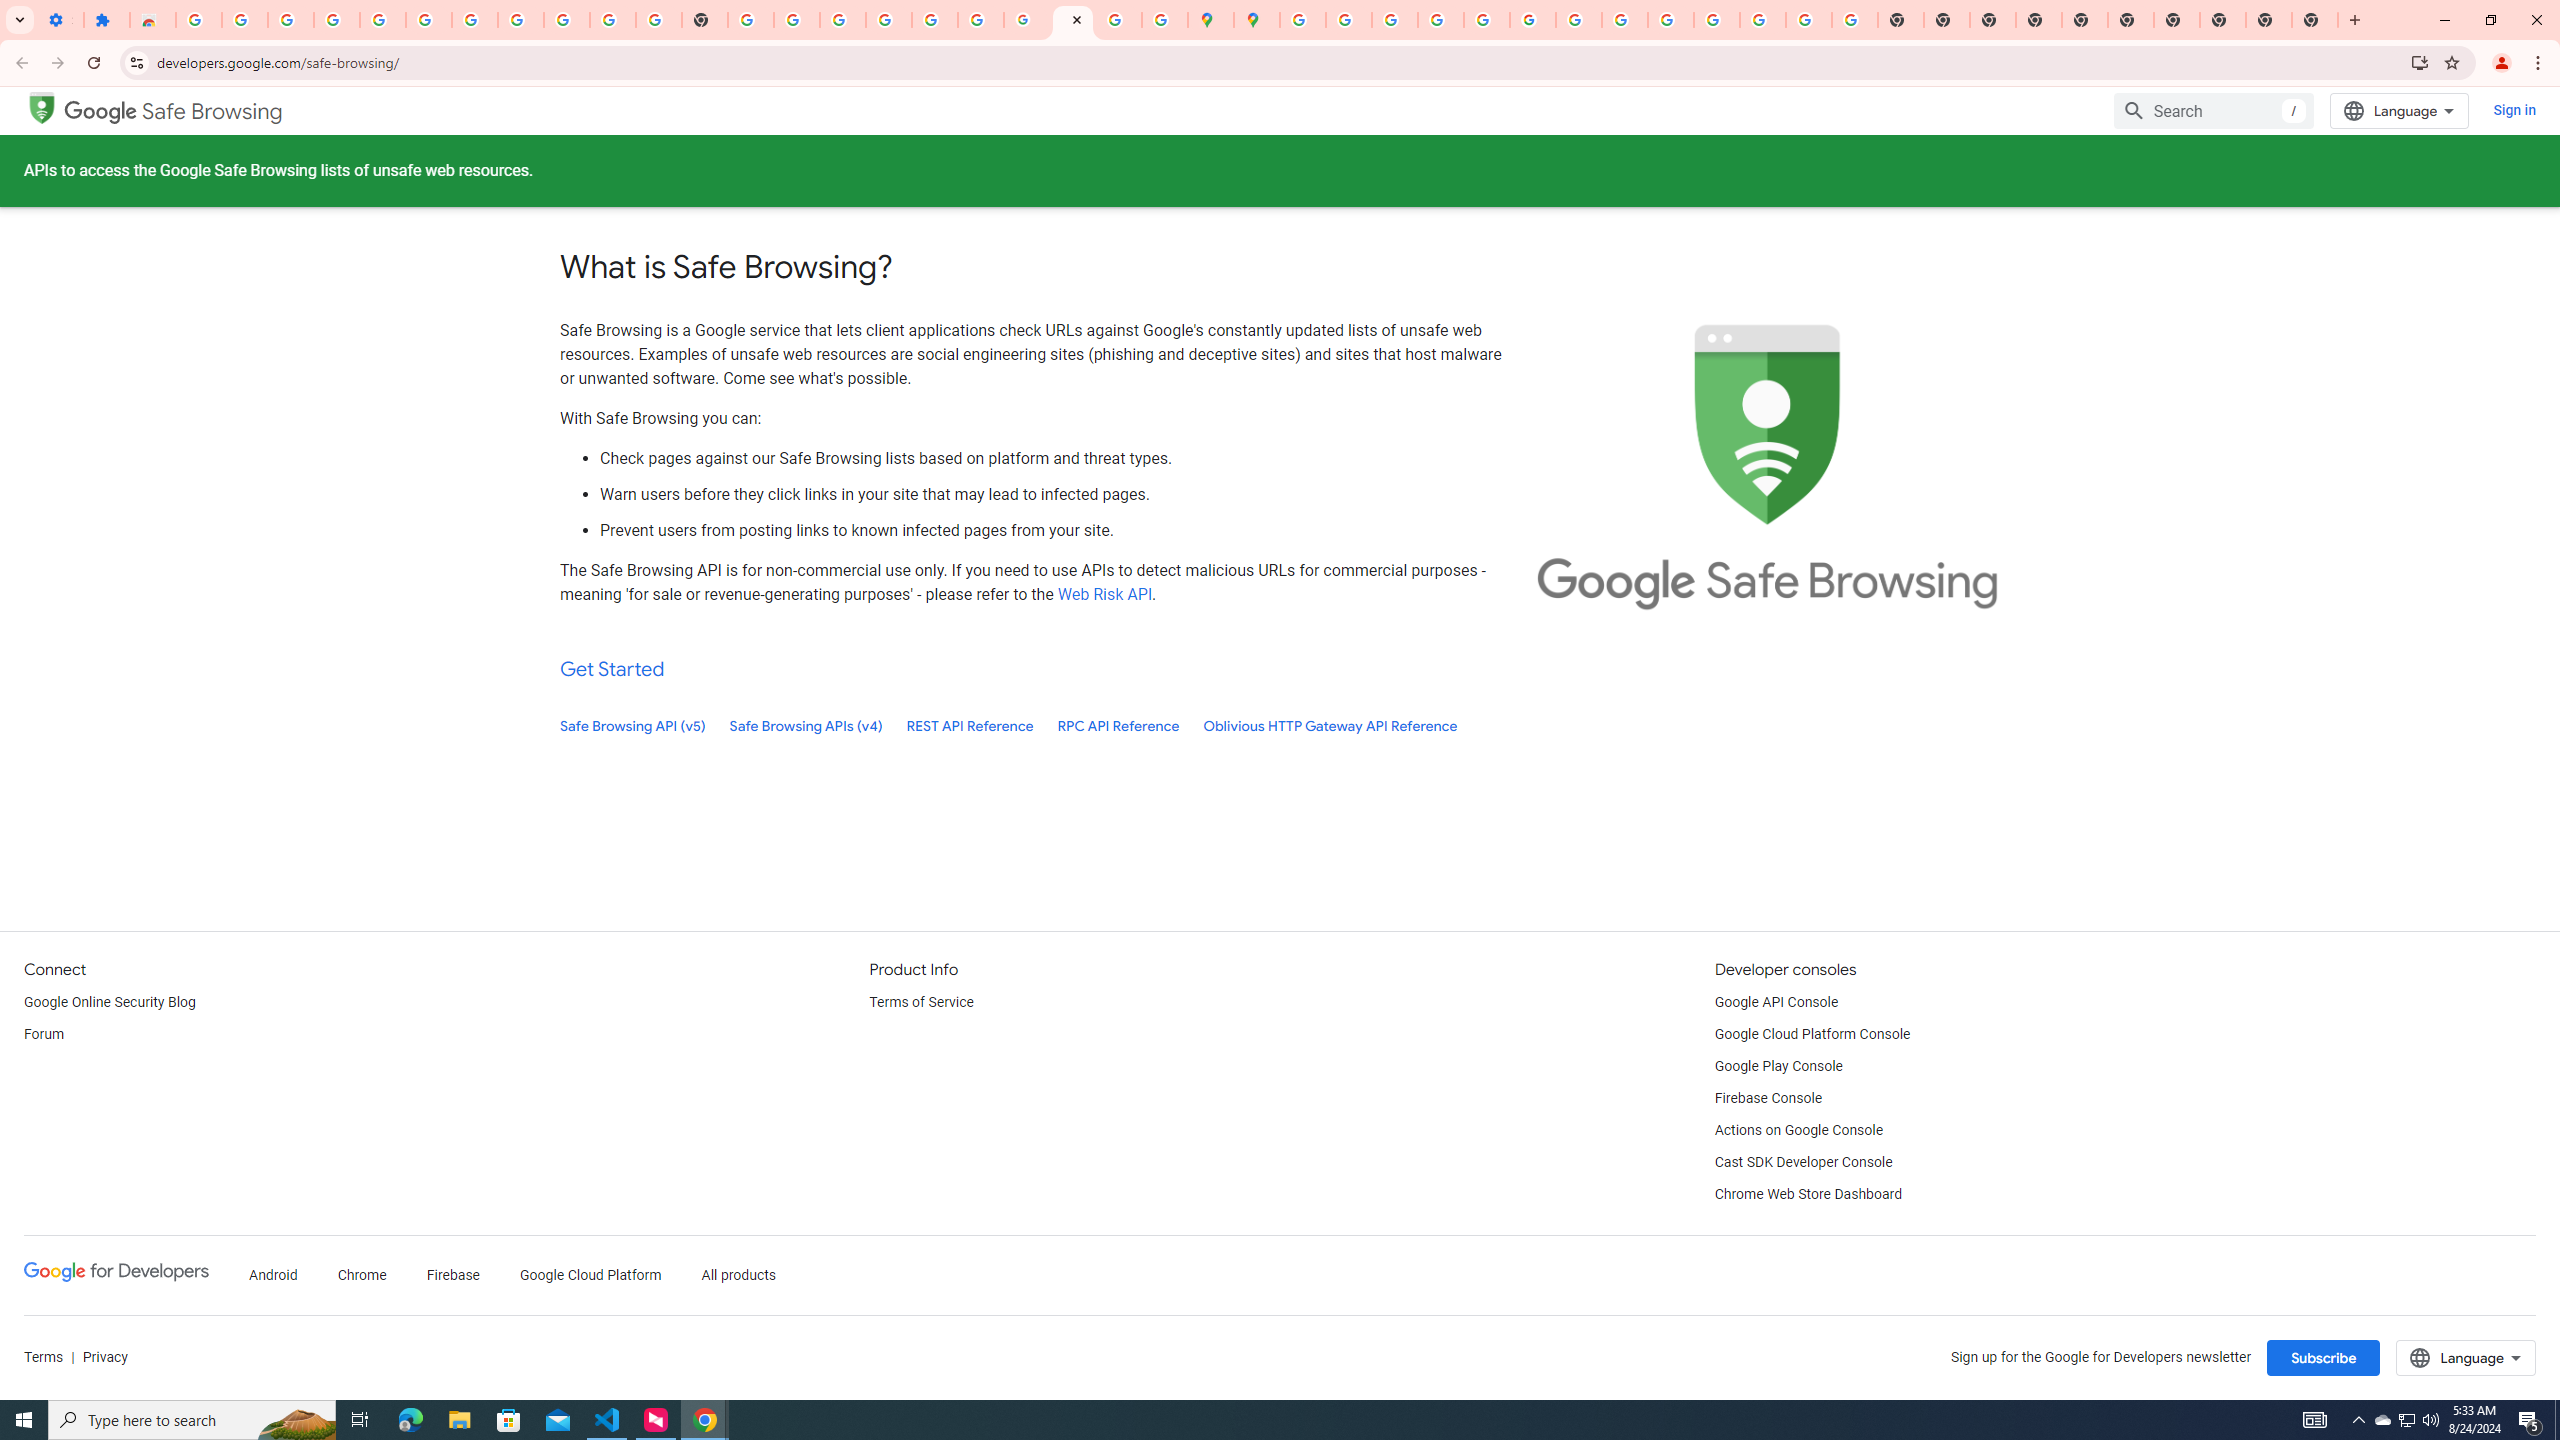 Image resolution: width=2560 pixels, height=1440 pixels. Describe the element at coordinates (1104, 593) in the screenshot. I see `'Web Risk API'` at that location.